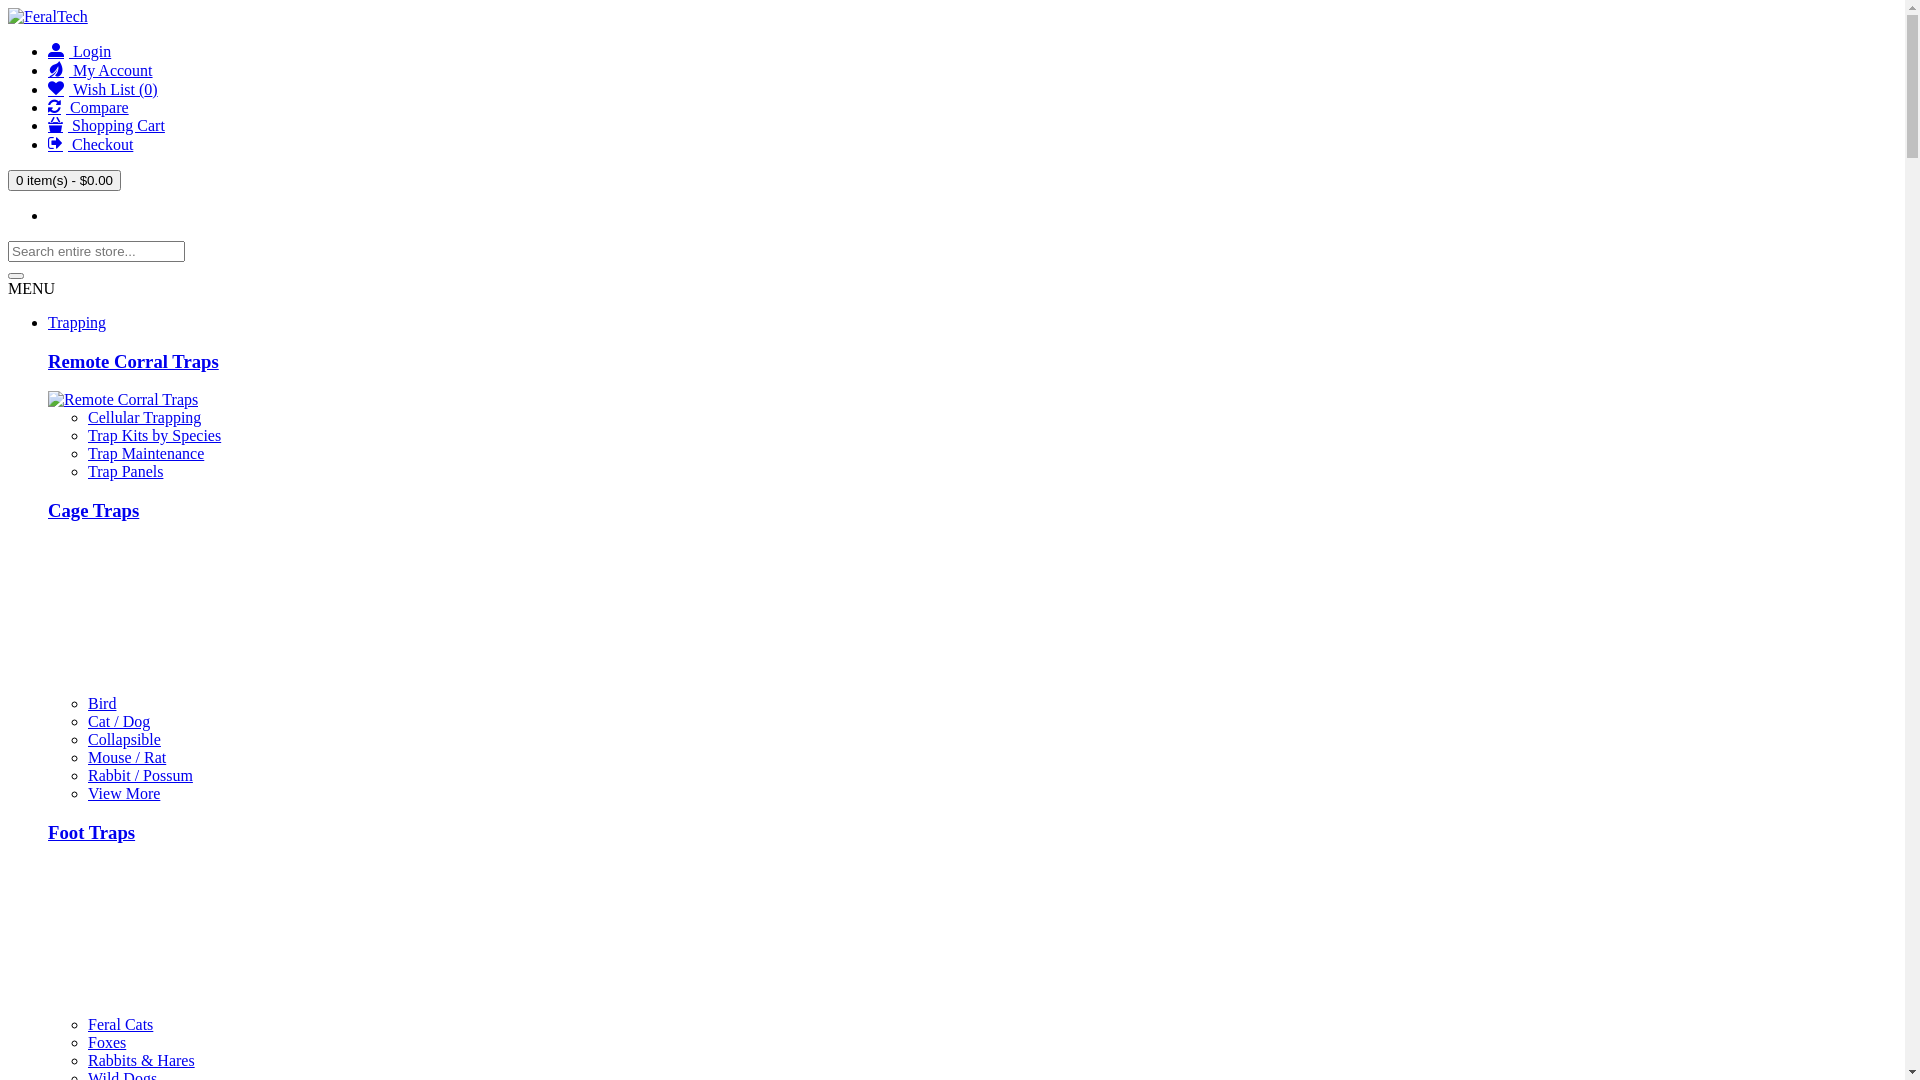 The height and width of the screenshot is (1080, 1920). Describe the element at coordinates (90, 832) in the screenshot. I see `'Foot Traps'` at that location.